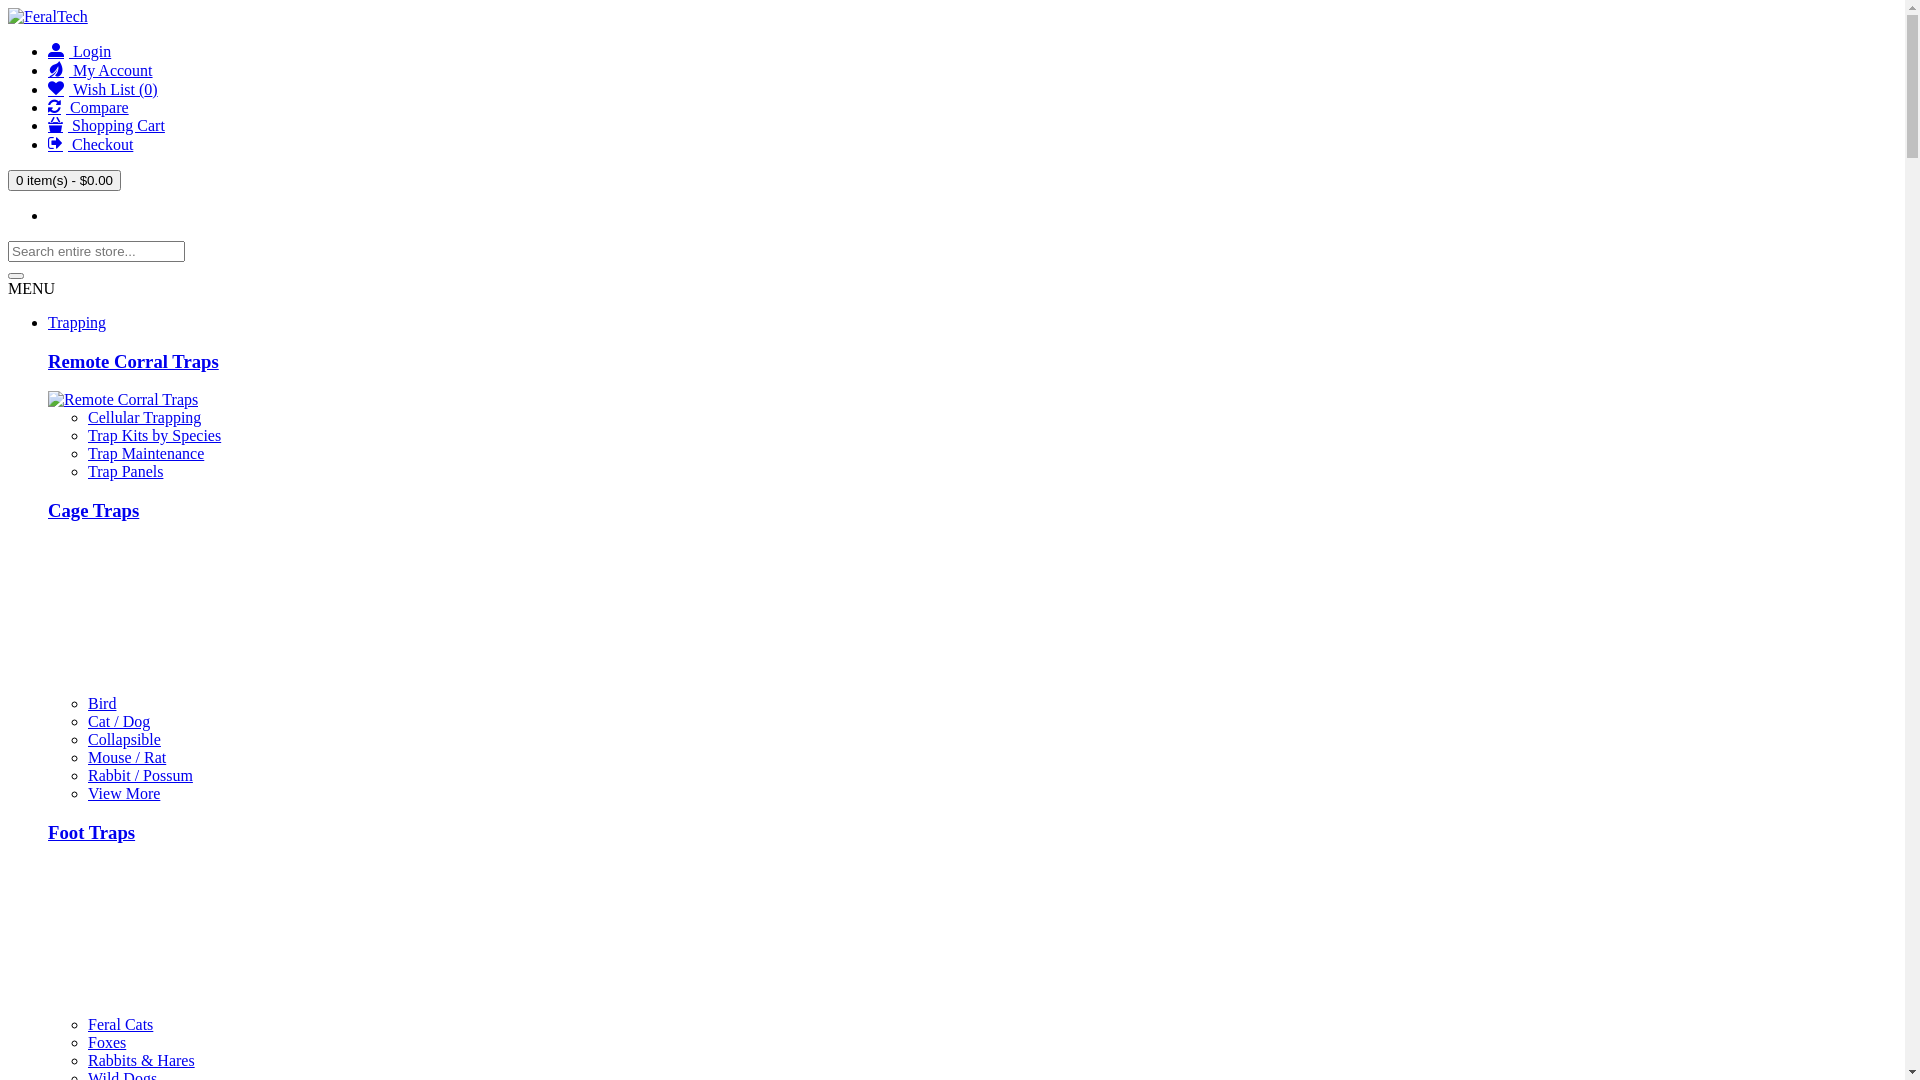 The height and width of the screenshot is (1080, 1920). Describe the element at coordinates (90, 832) in the screenshot. I see `'Foot Traps'` at that location.